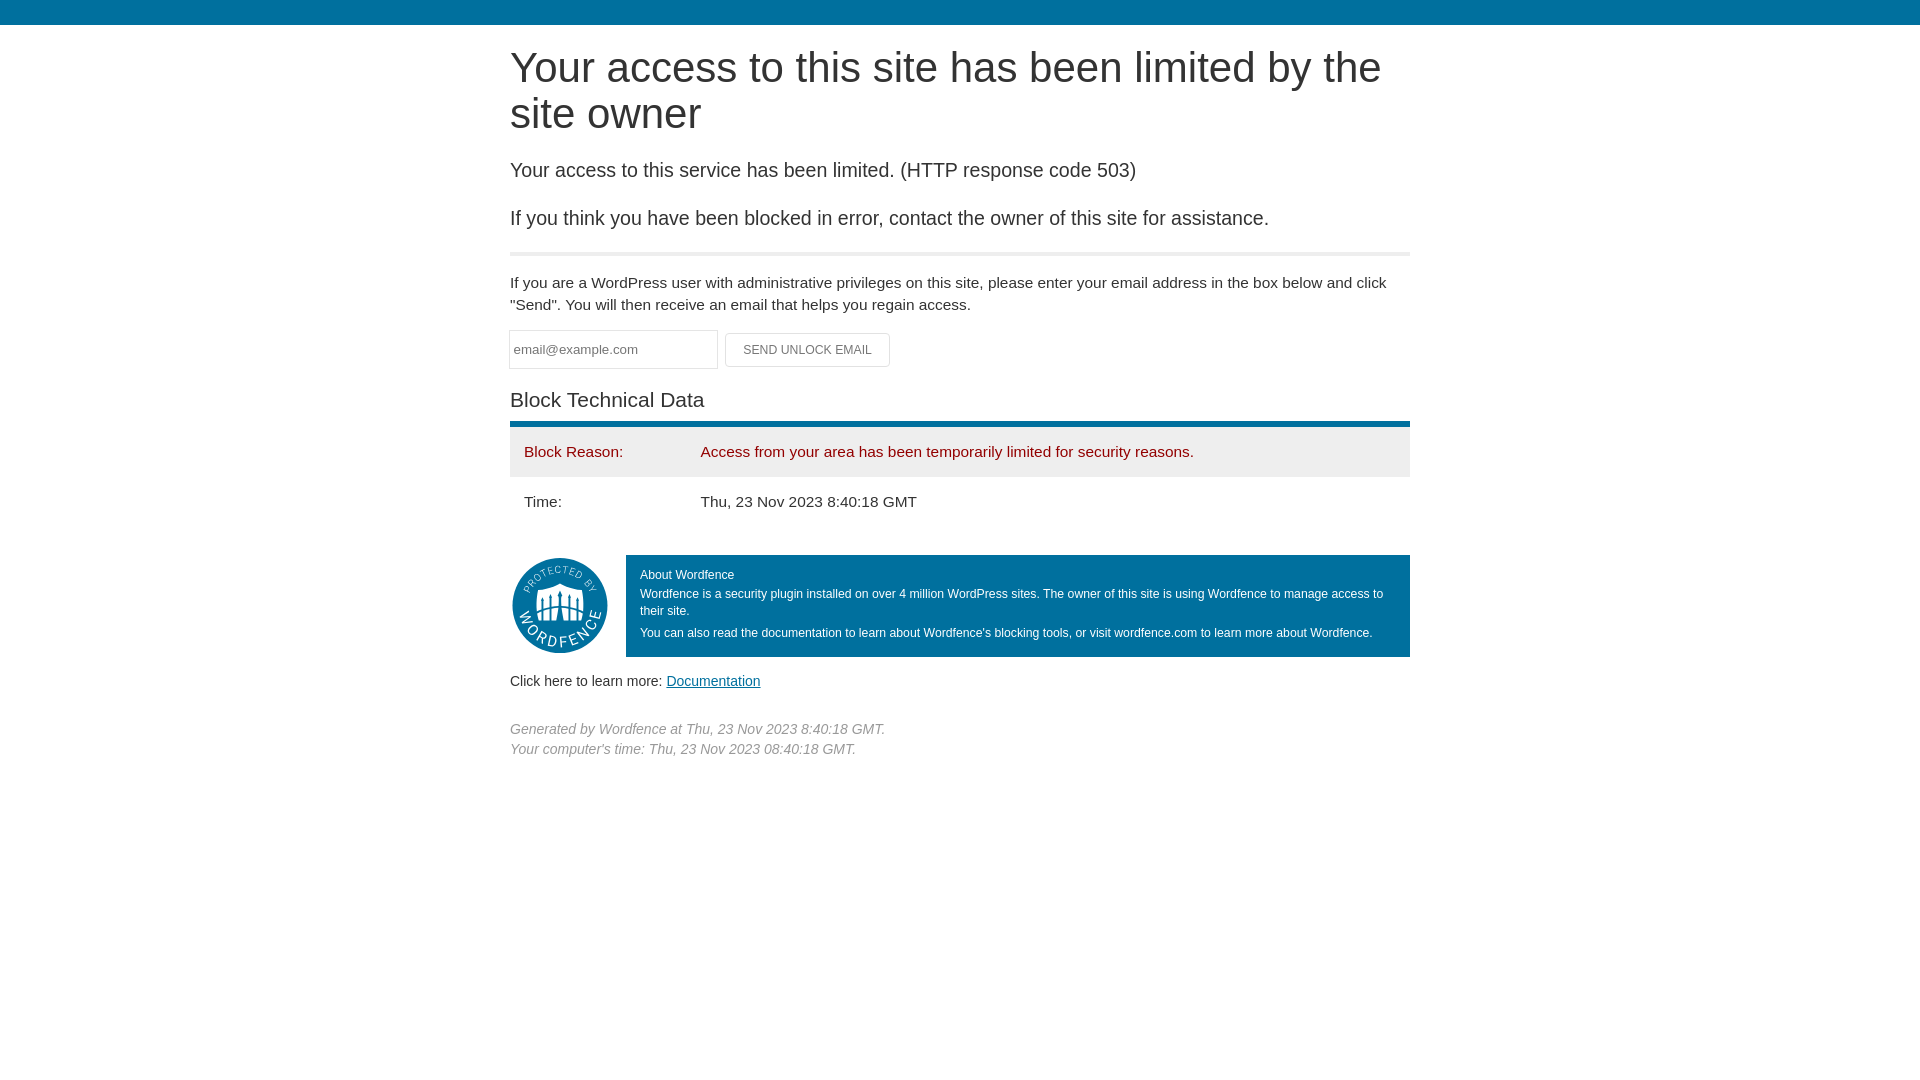 The height and width of the screenshot is (1080, 1920). I want to click on 'Send Unlock Email', so click(723, 349).